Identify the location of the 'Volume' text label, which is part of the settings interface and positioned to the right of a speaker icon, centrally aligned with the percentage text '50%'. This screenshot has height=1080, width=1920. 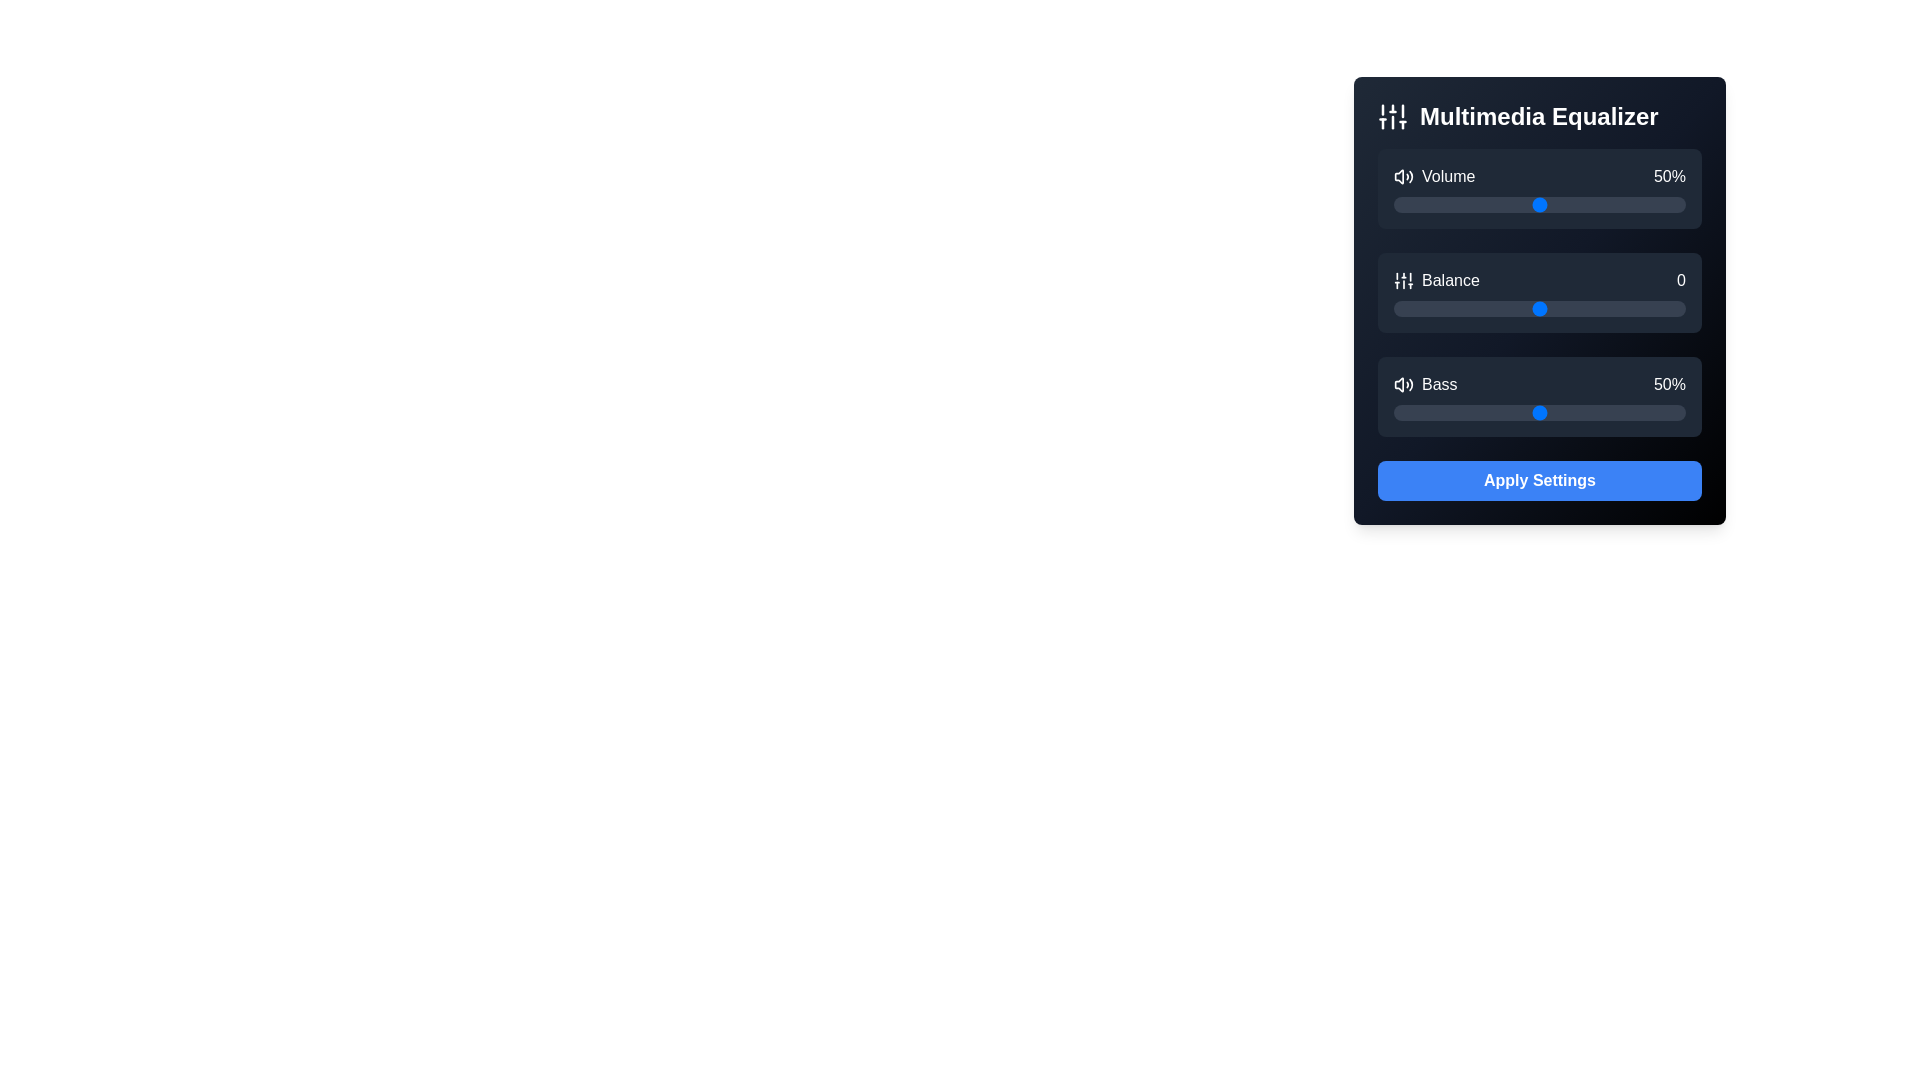
(1433, 176).